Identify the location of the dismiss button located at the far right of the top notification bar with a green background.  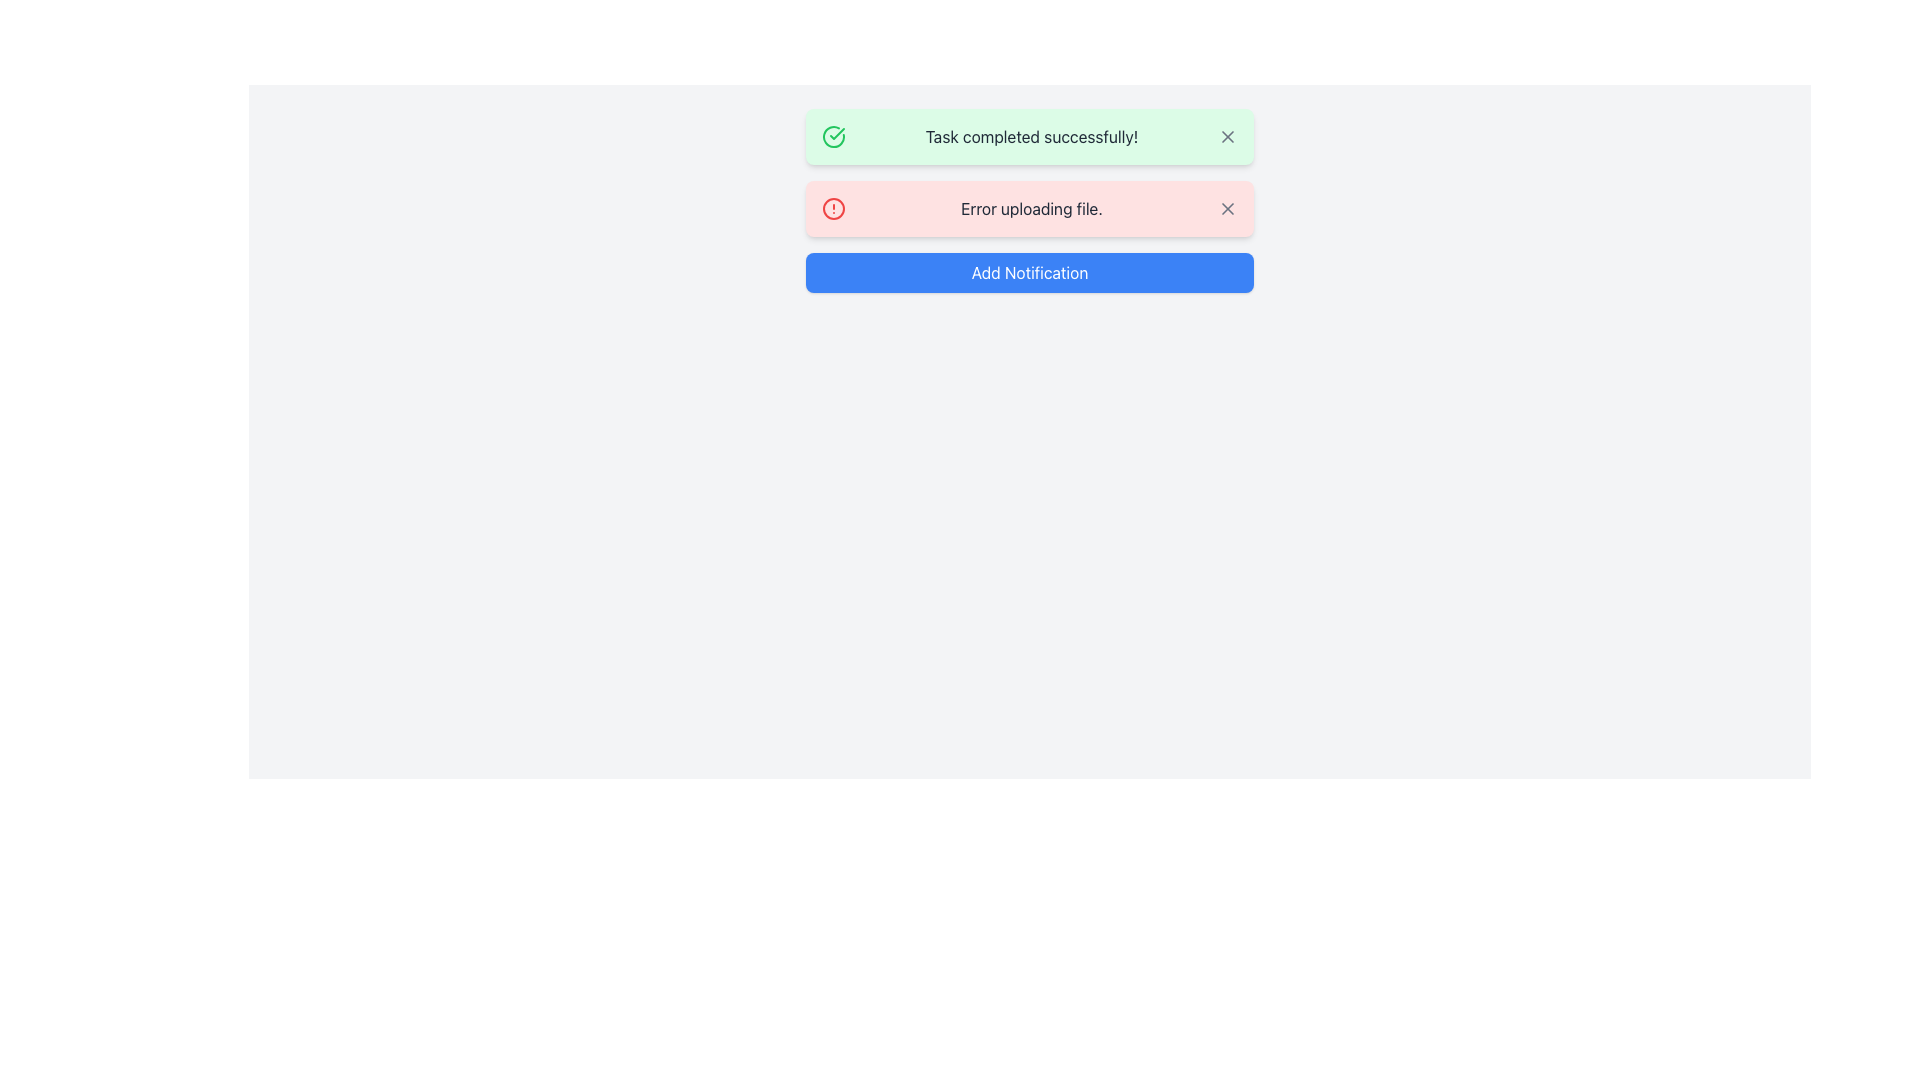
(1227, 136).